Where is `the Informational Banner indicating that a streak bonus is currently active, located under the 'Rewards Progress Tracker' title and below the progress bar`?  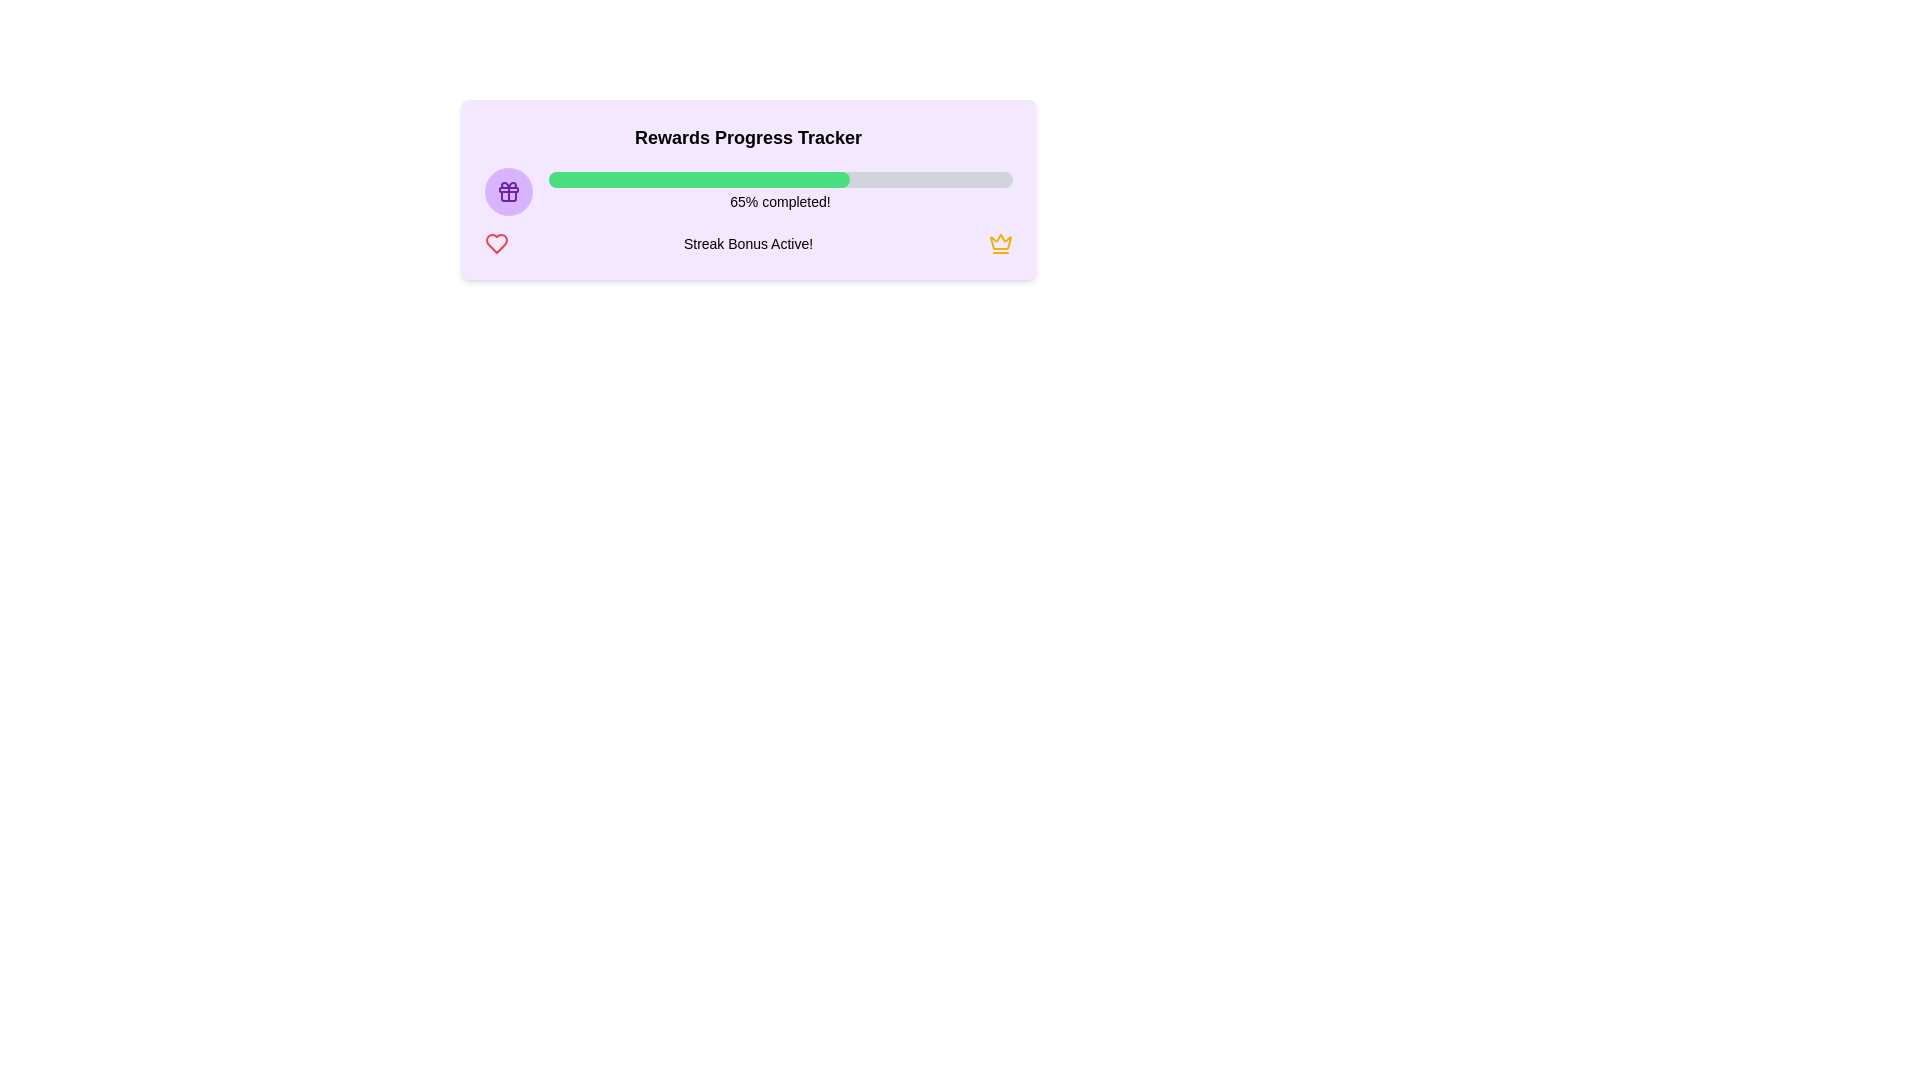
the Informational Banner indicating that a streak bonus is currently active, located under the 'Rewards Progress Tracker' title and below the progress bar is located at coordinates (747, 242).